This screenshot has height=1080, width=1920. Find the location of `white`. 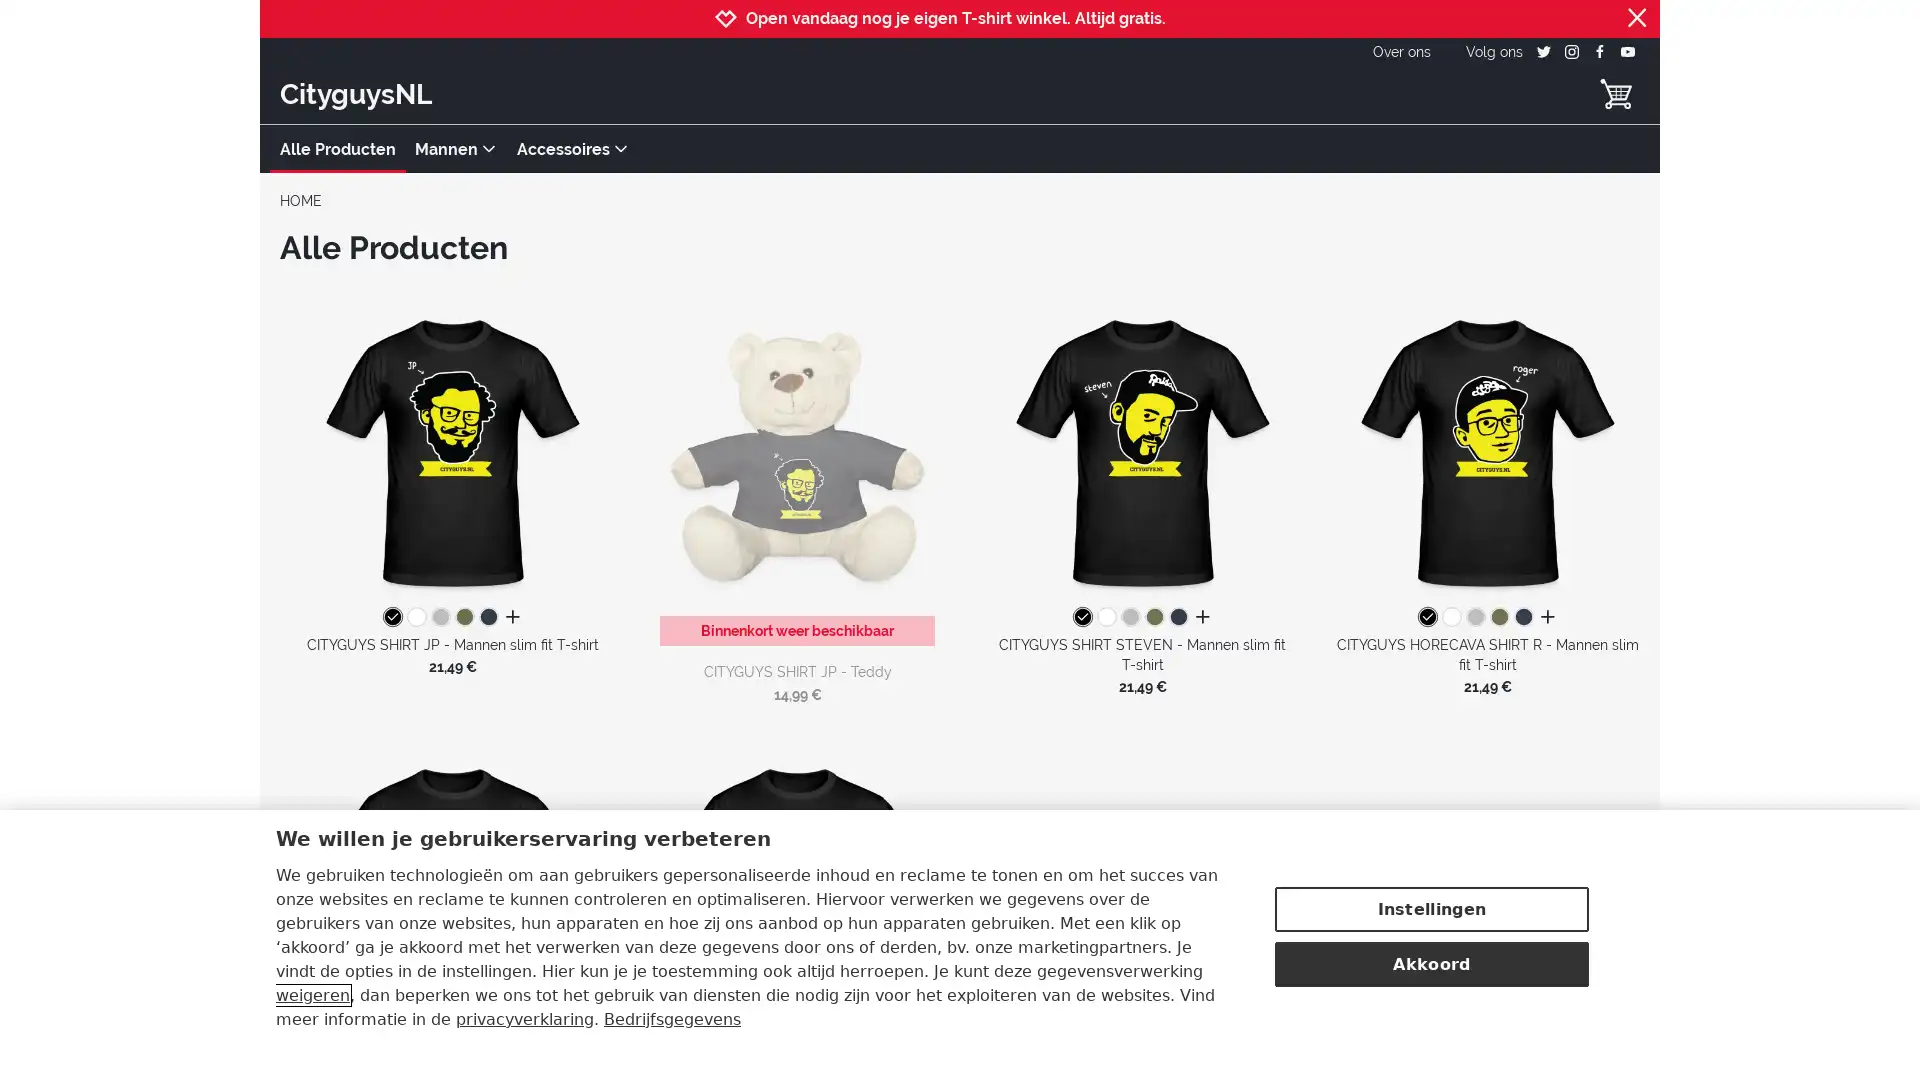

white is located at coordinates (415, 617).